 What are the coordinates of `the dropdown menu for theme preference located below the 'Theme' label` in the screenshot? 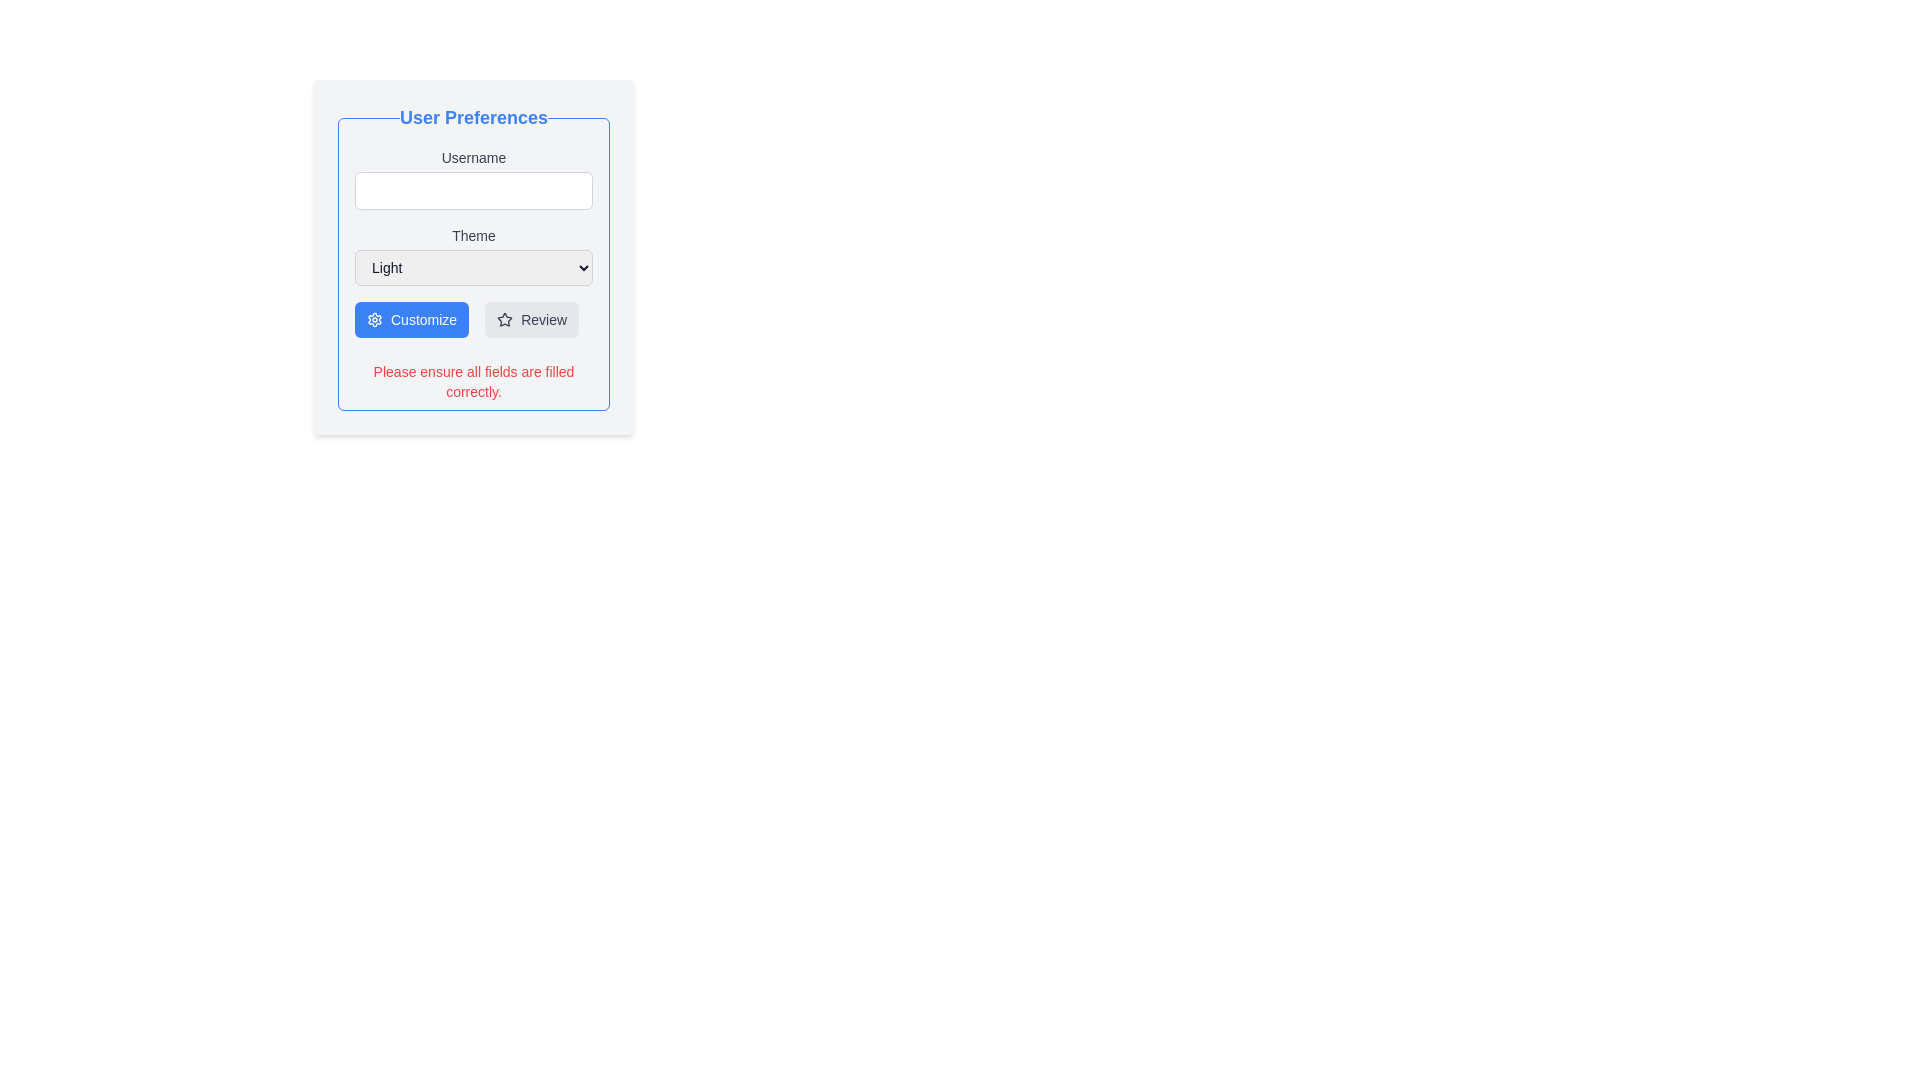 It's located at (473, 266).